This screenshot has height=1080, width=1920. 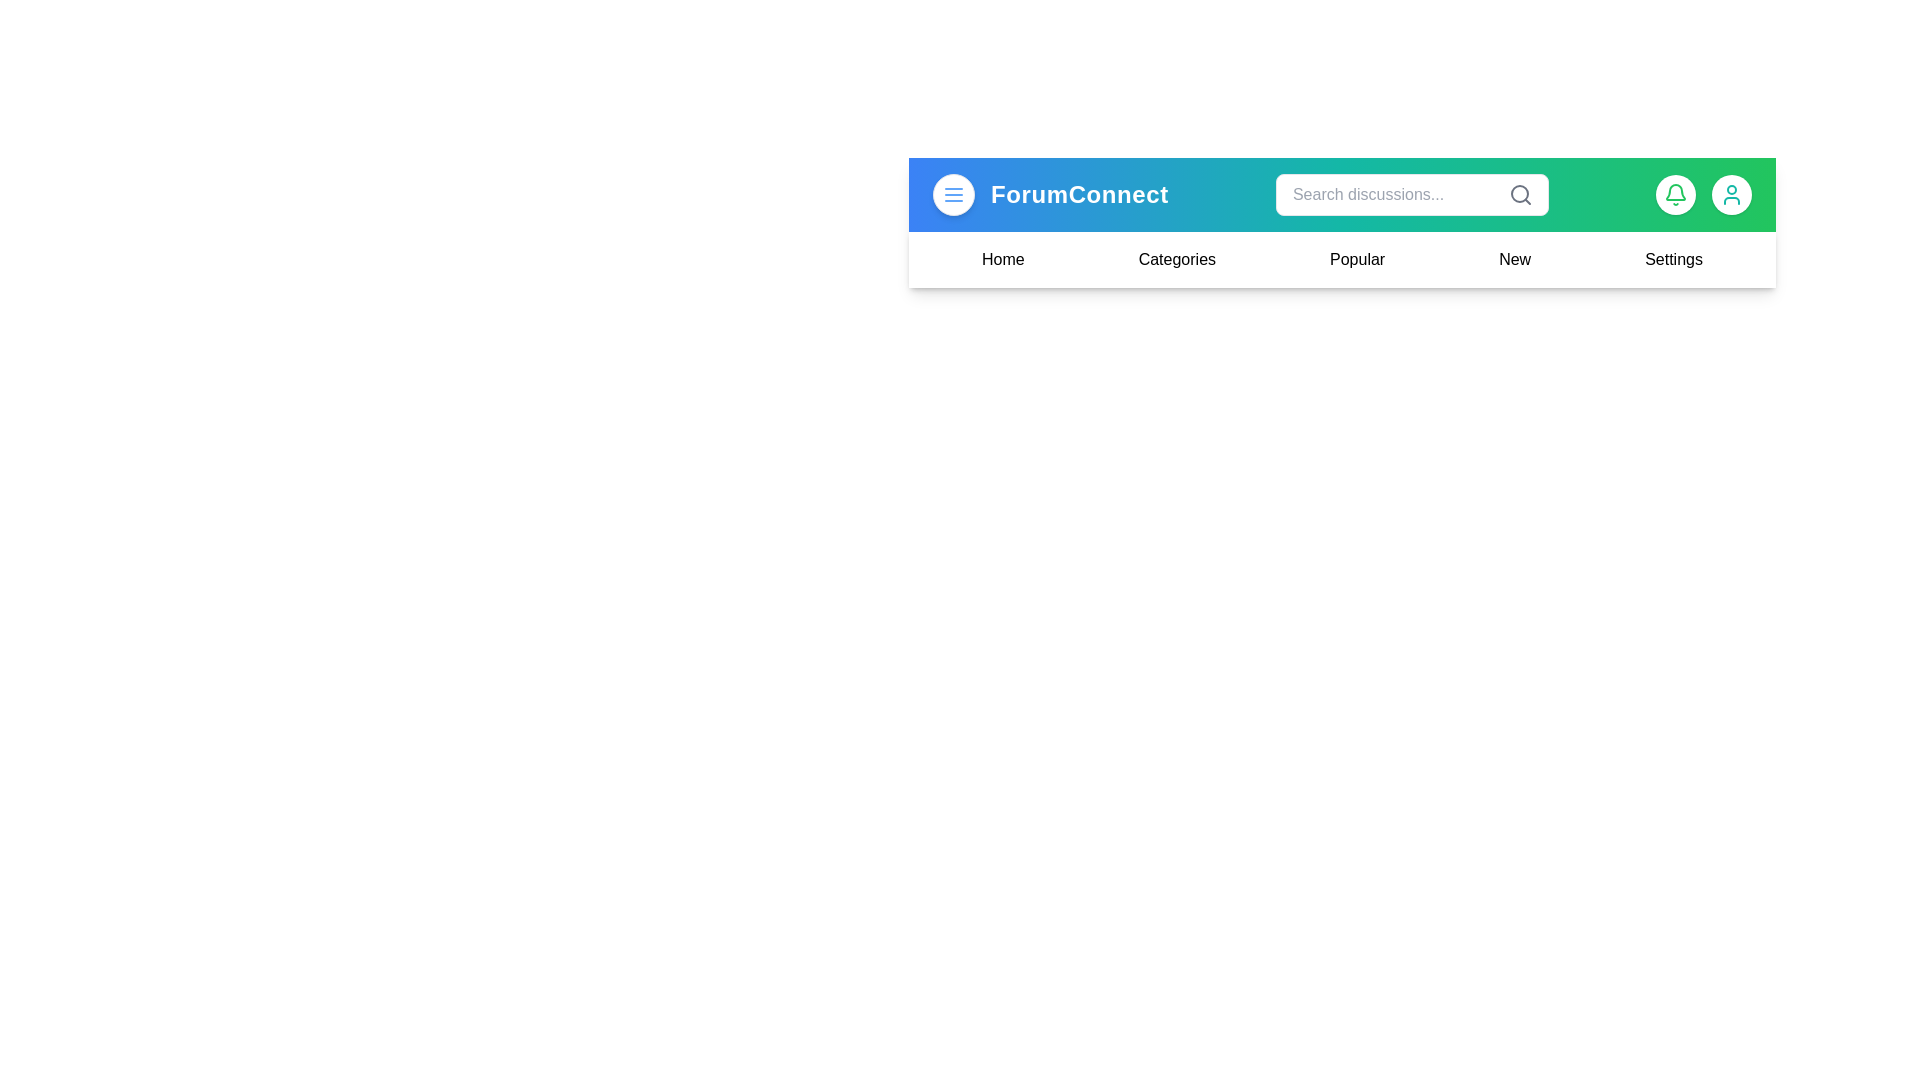 I want to click on the user profile button to access user settings, so click(x=1731, y=195).